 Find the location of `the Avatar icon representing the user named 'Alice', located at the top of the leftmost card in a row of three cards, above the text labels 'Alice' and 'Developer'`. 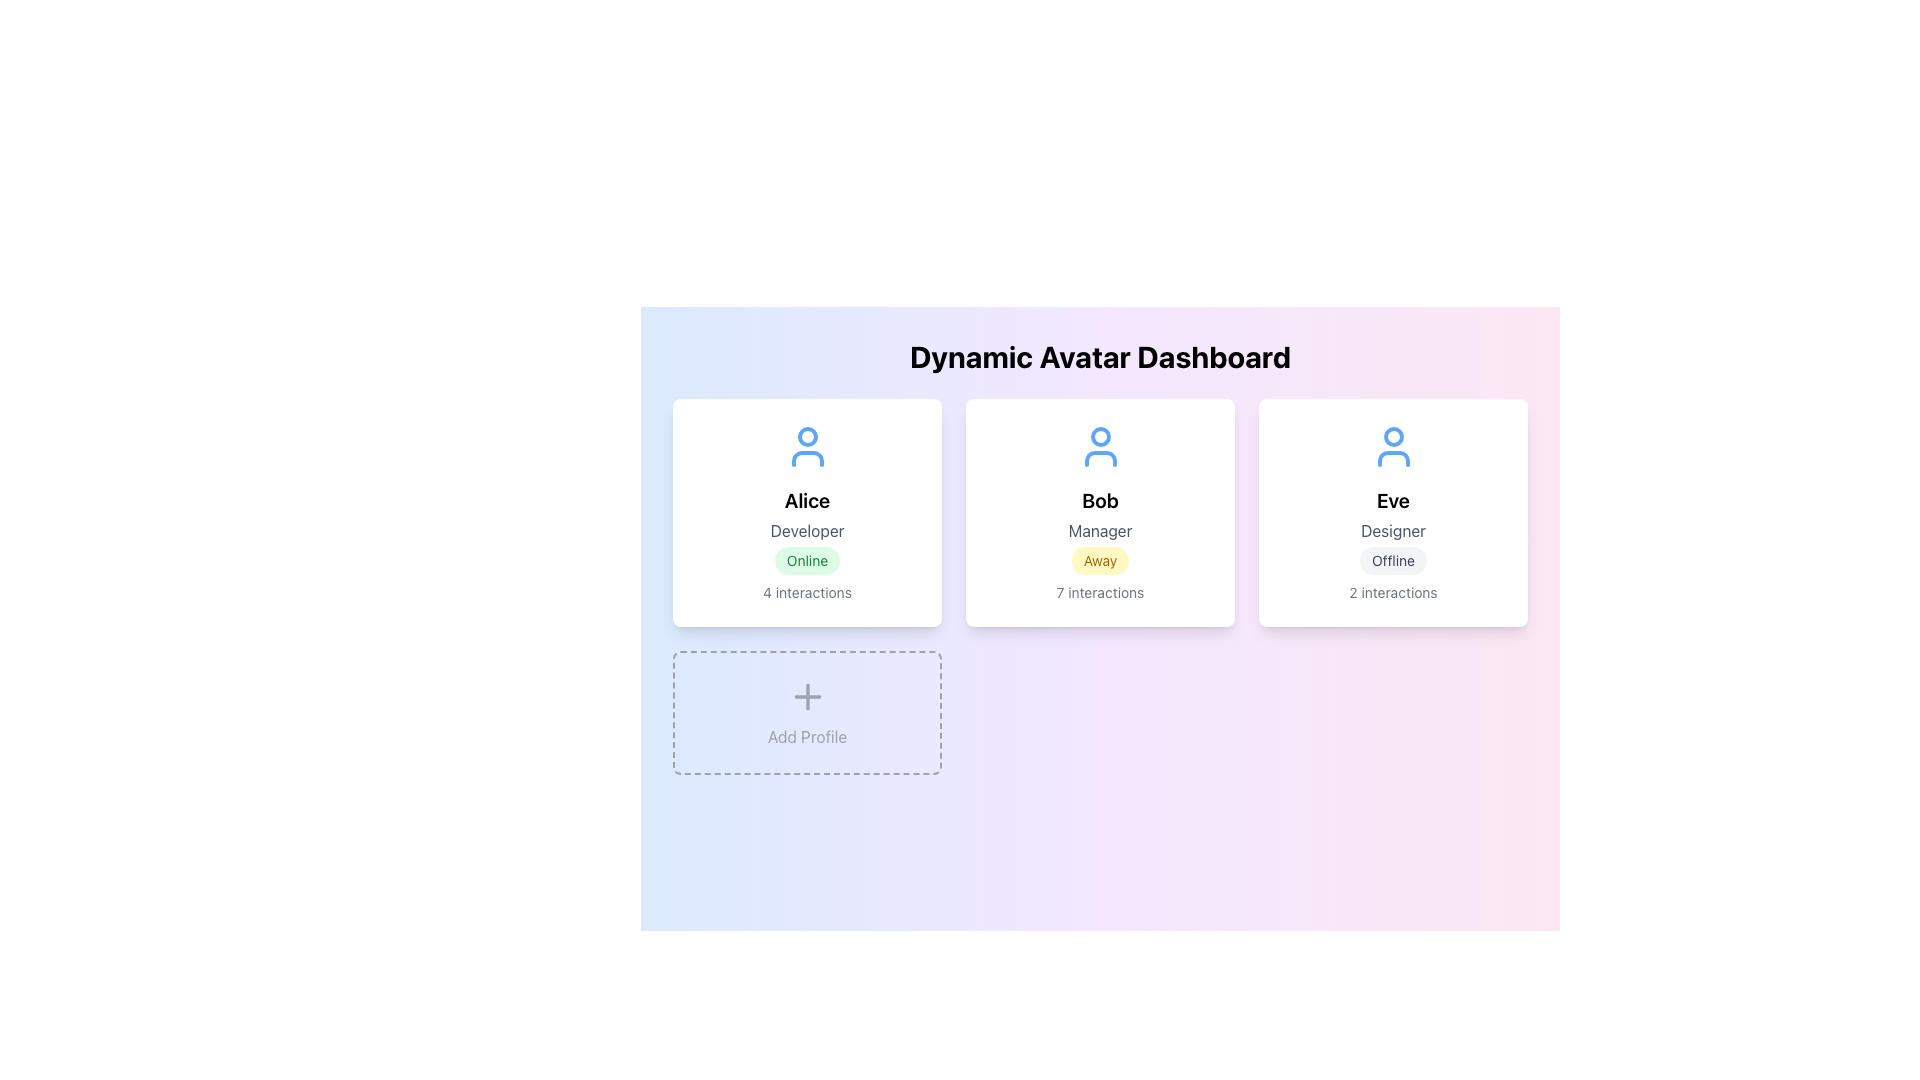

the Avatar icon representing the user named 'Alice', located at the top of the leftmost card in a row of three cards, above the text labels 'Alice' and 'Developer' is located at coordinates (807, 446).